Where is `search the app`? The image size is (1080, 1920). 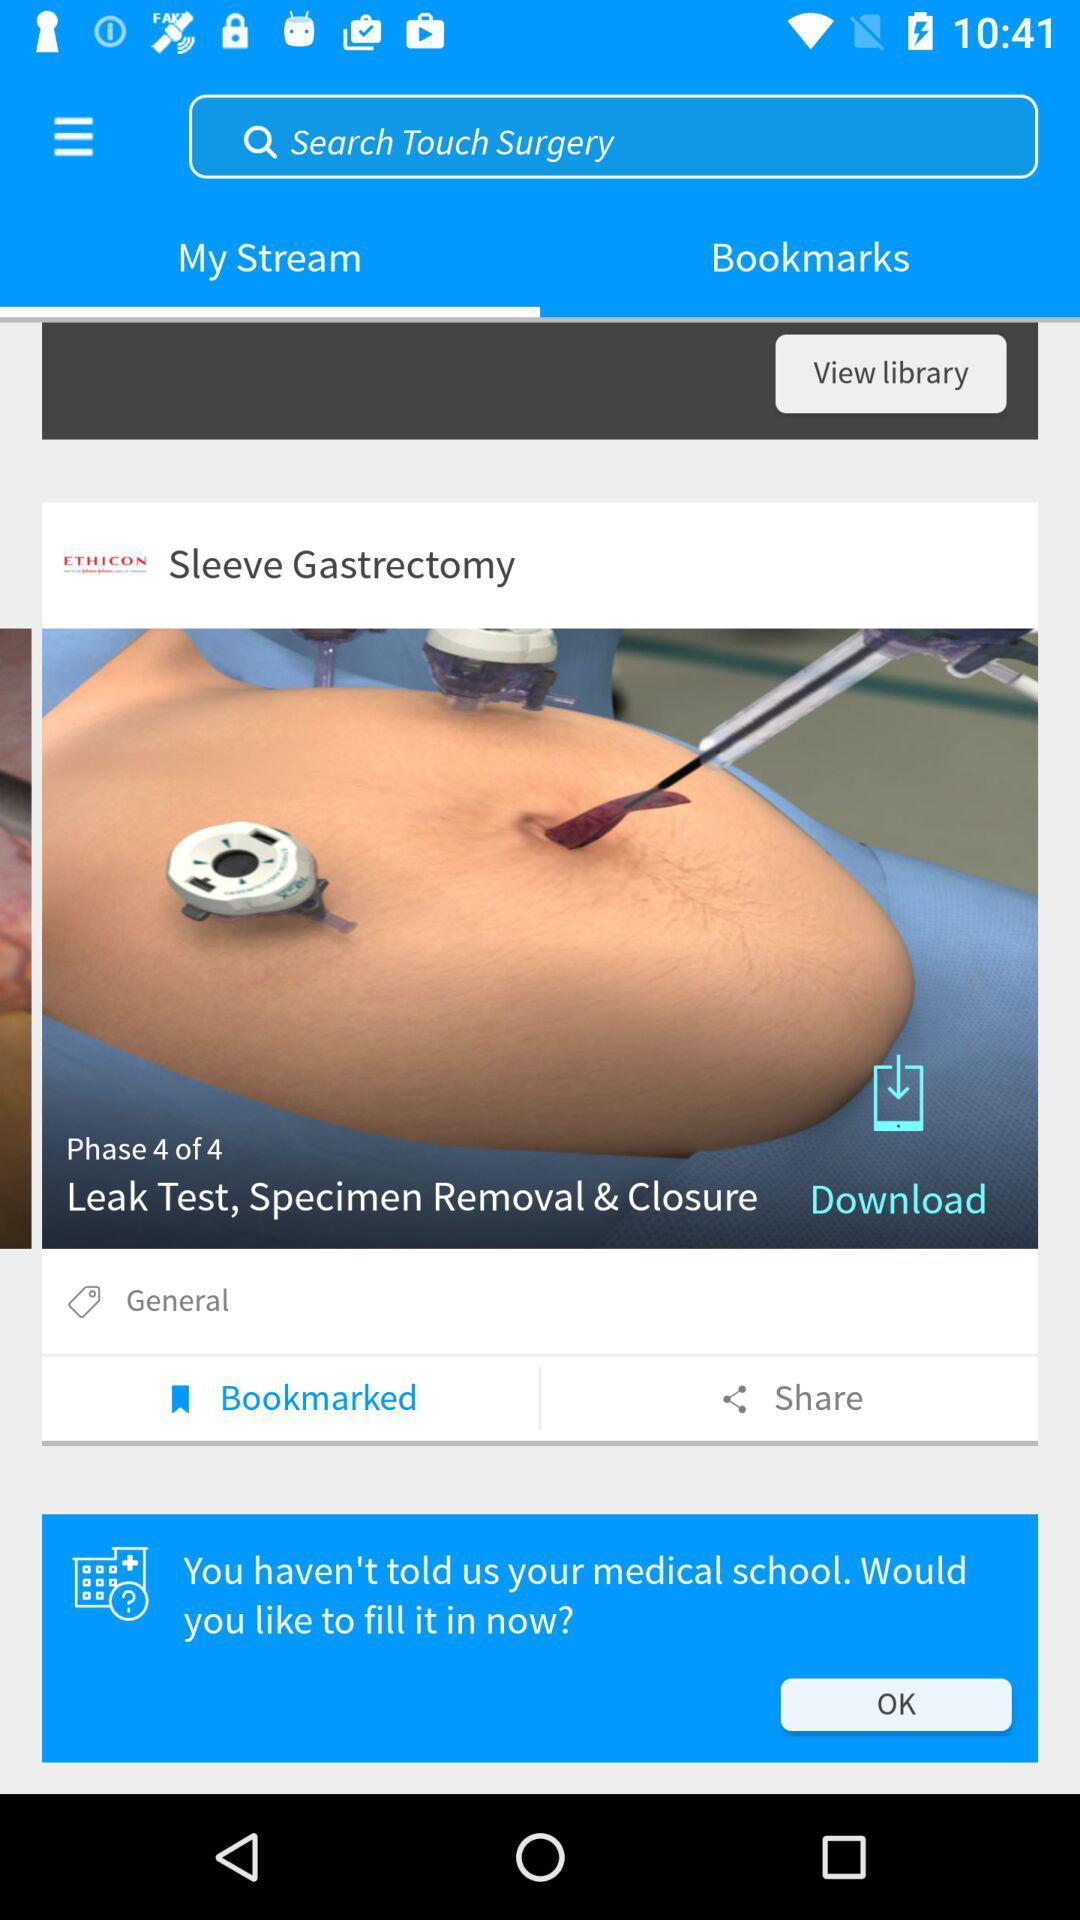
search the app is located at coordinates (612, 133).